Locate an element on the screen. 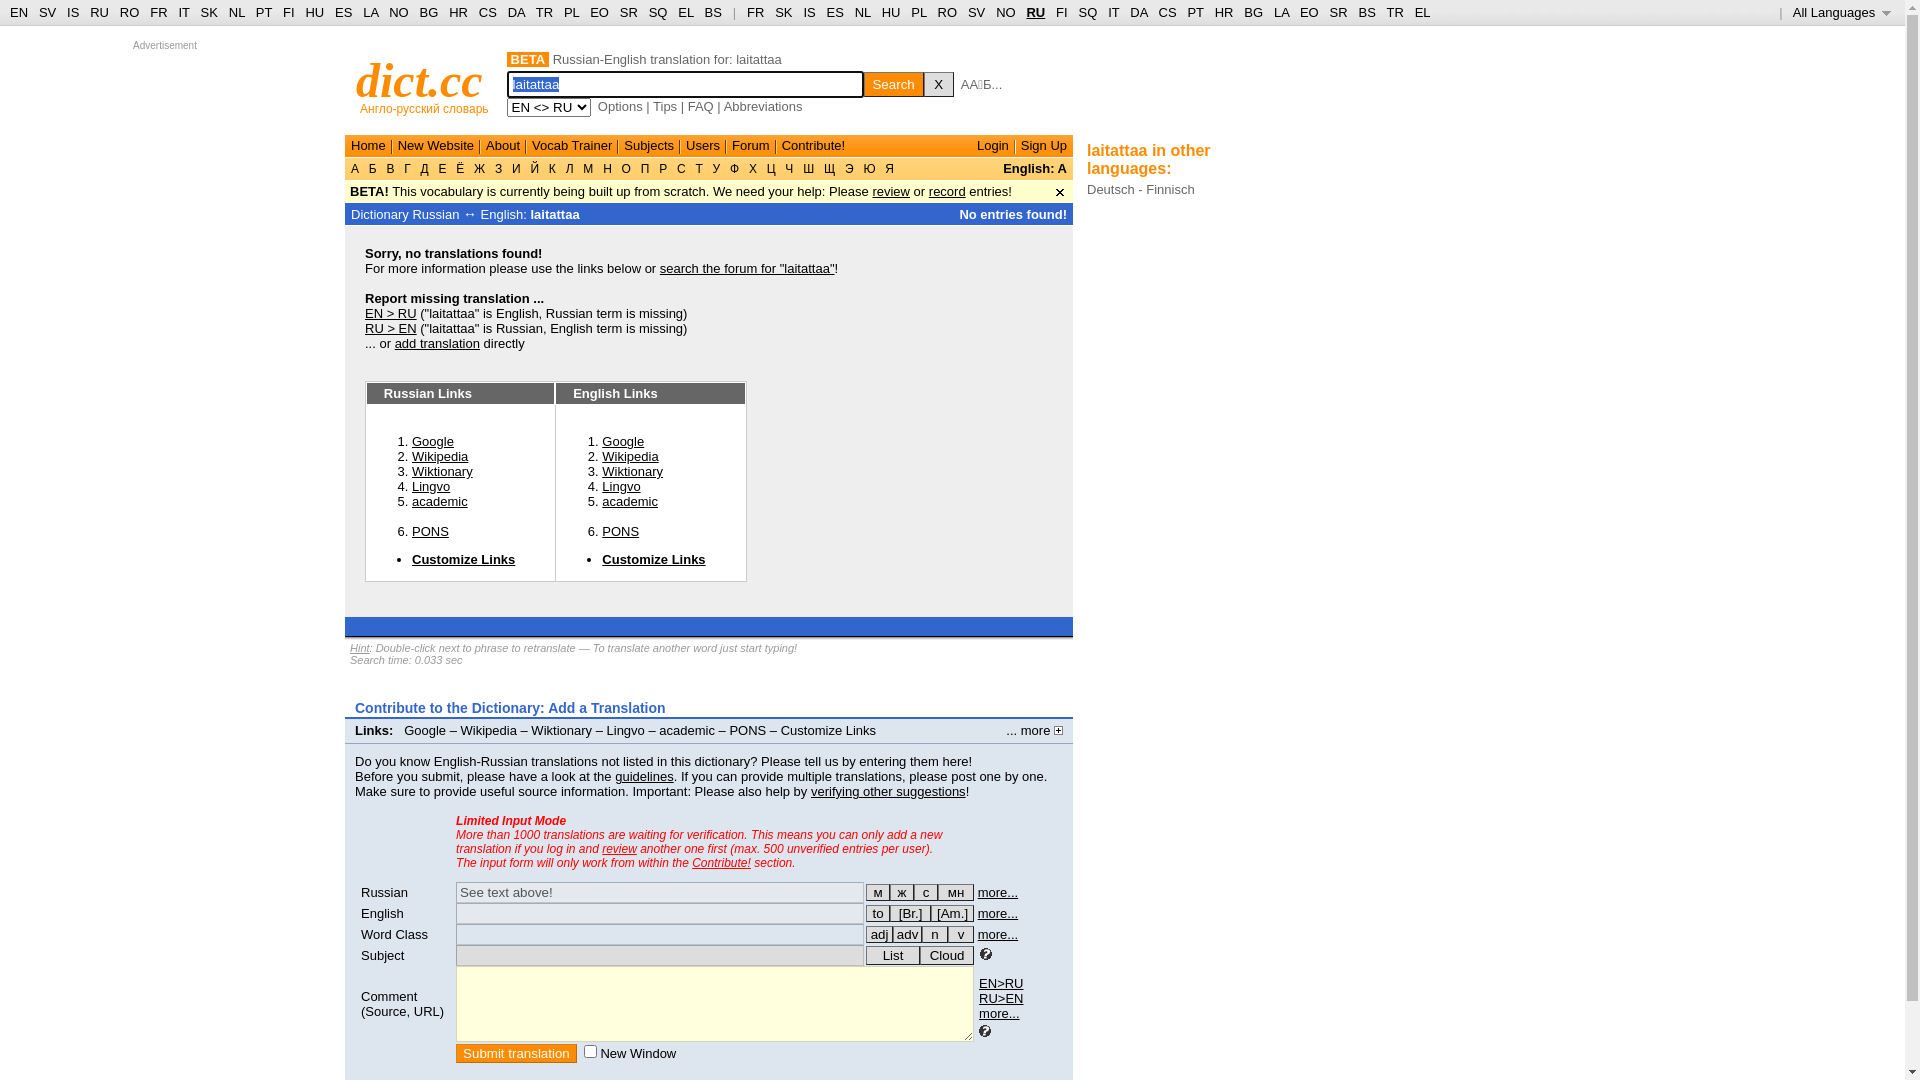 The width and height of the screenshot is (1920, 1080). 'to' is located at coordinates (865, 913).